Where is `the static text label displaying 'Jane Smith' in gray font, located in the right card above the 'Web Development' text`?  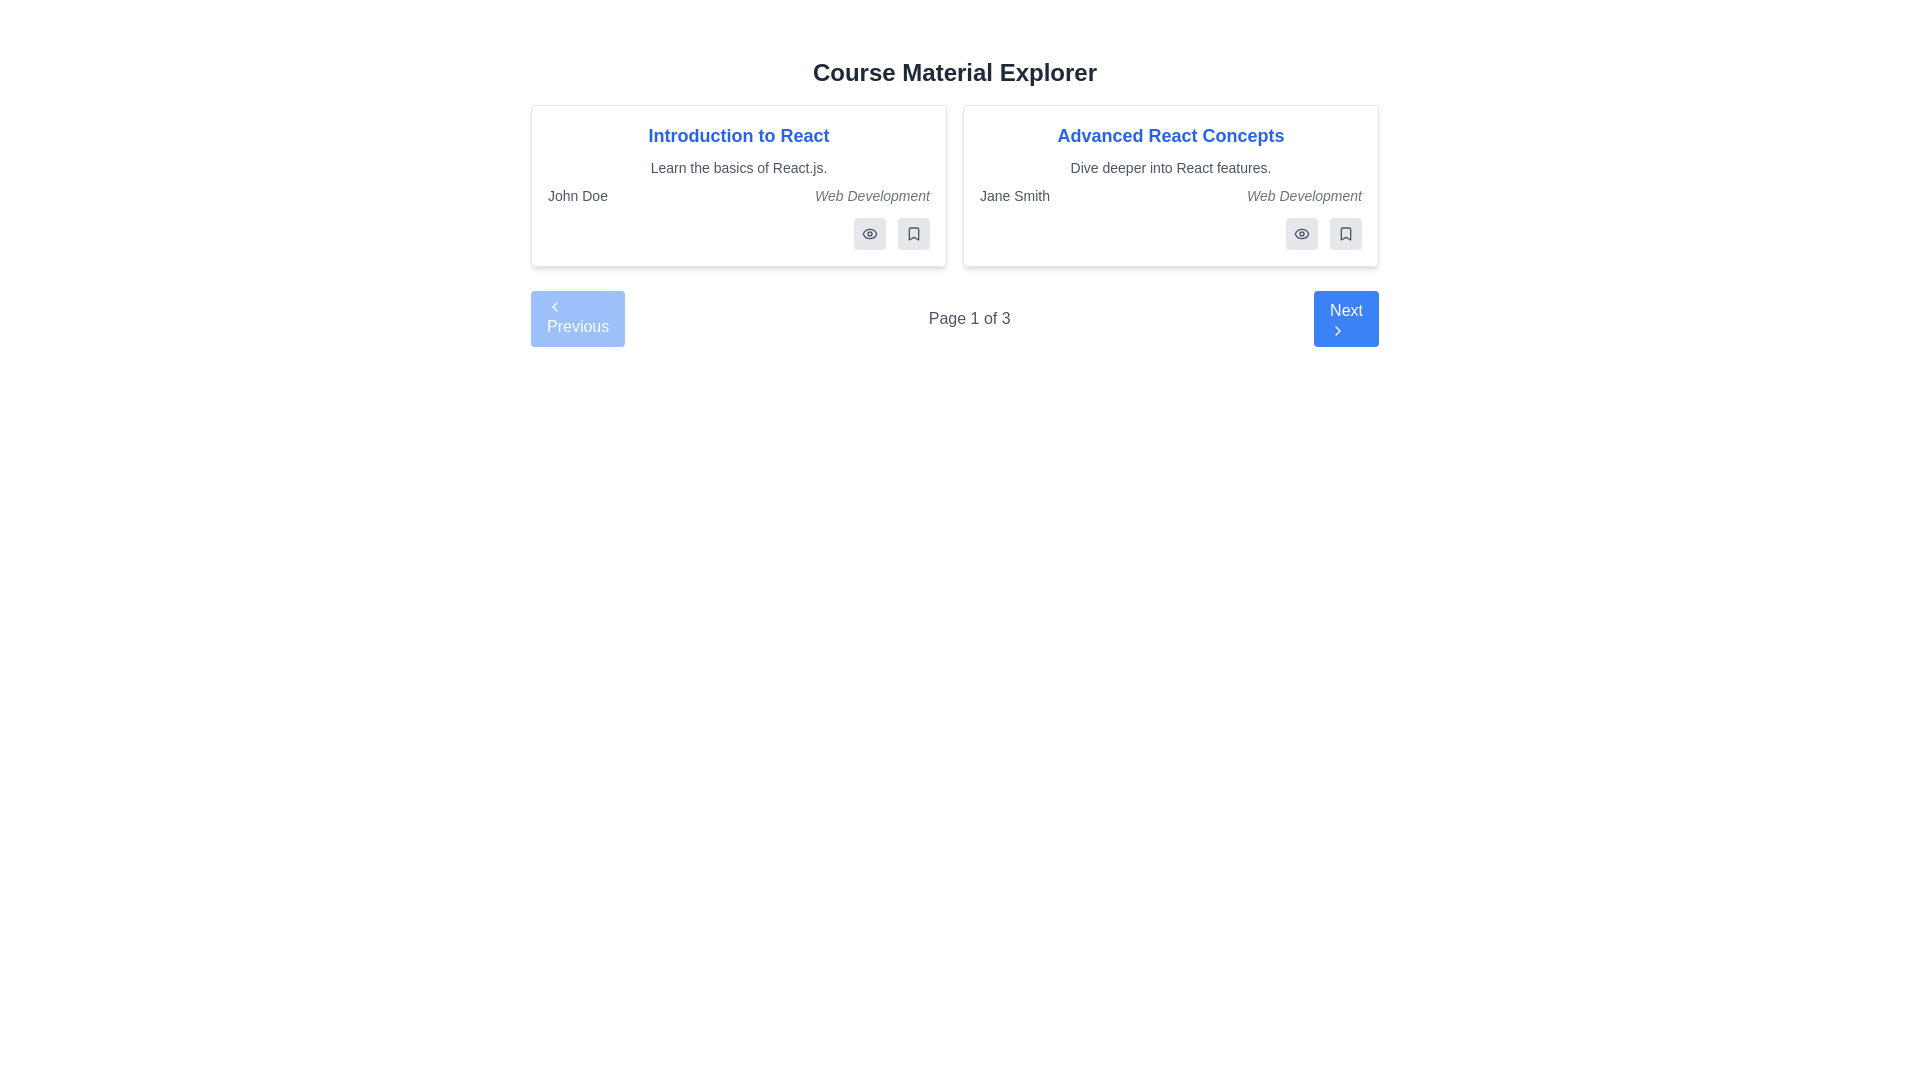 the static text label displaying 'Jane Smith' in gray font, located in the right card above the 'Web Development' text is located at coordinates (1015, 196).